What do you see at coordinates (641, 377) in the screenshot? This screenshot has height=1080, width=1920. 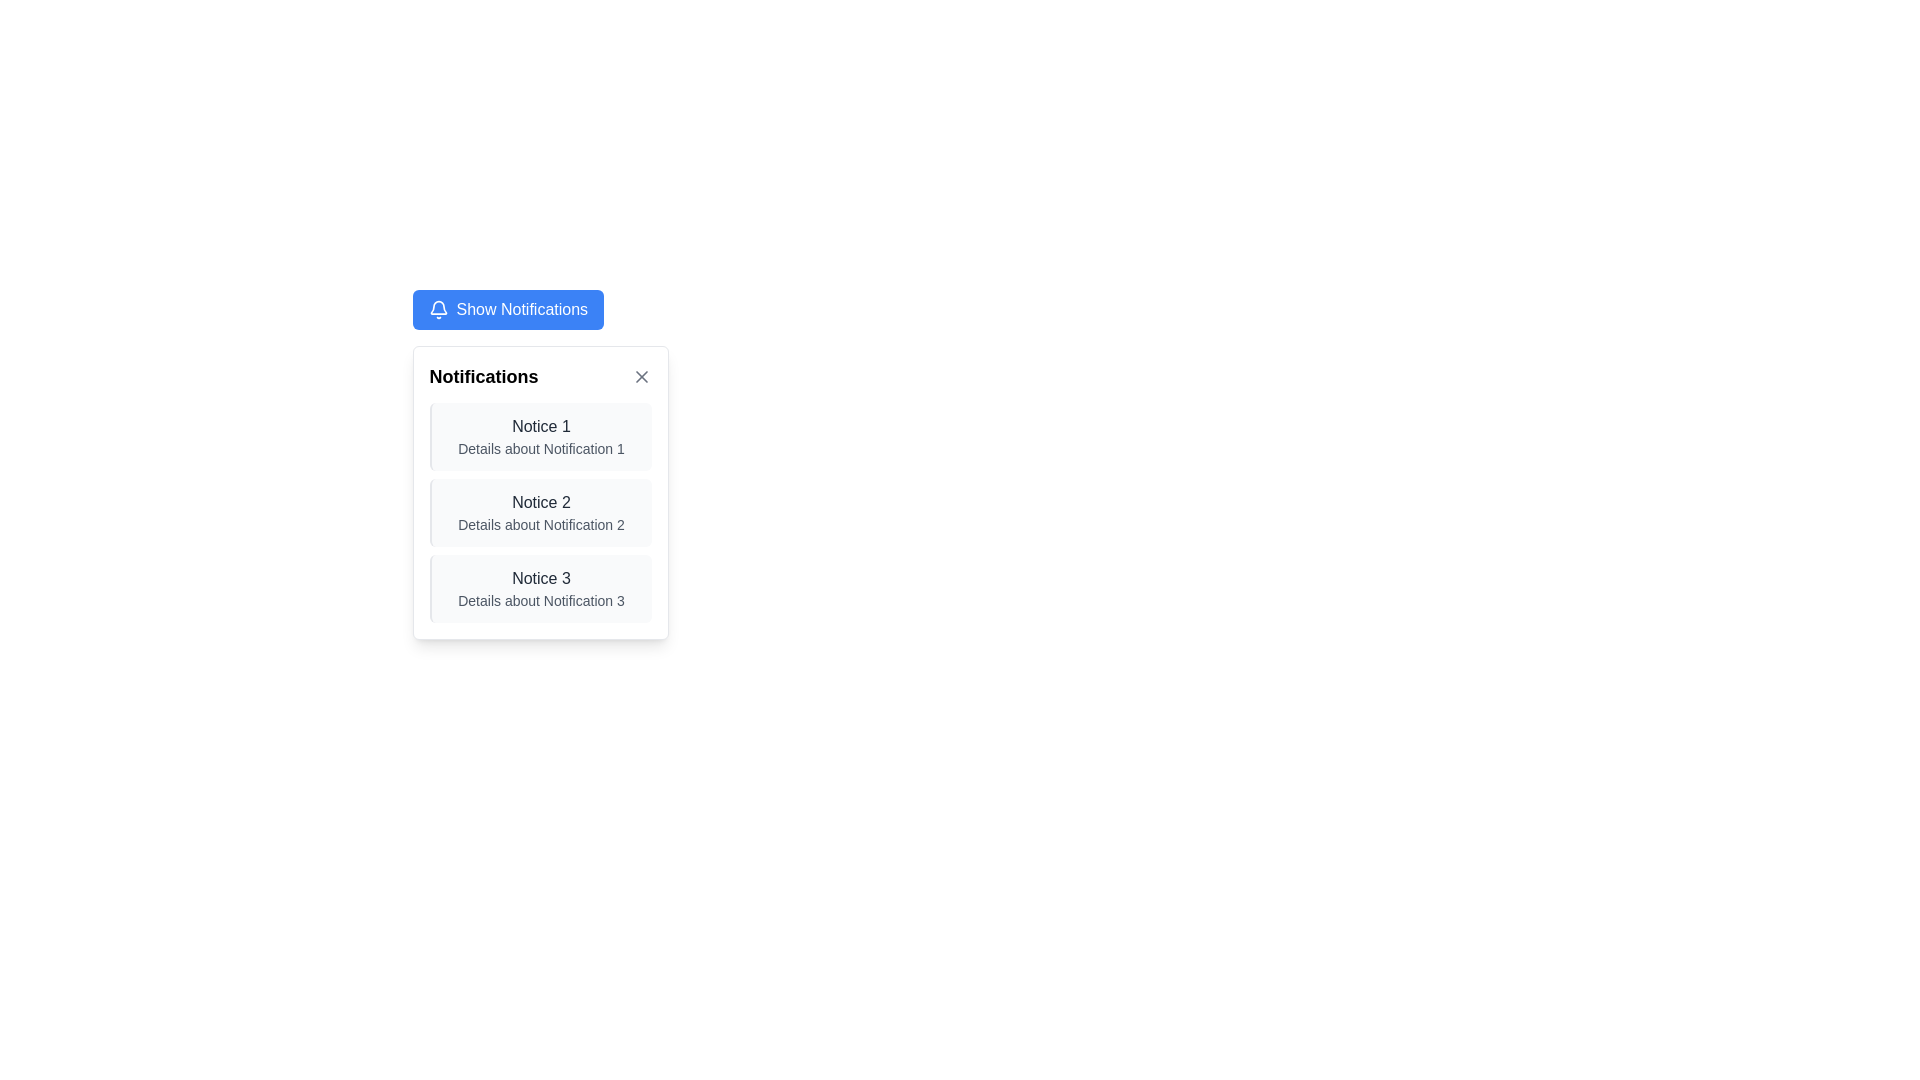 I see `the close button located in the top-right corner of the 'Notifications' panel` at bounding box center [641, 377].